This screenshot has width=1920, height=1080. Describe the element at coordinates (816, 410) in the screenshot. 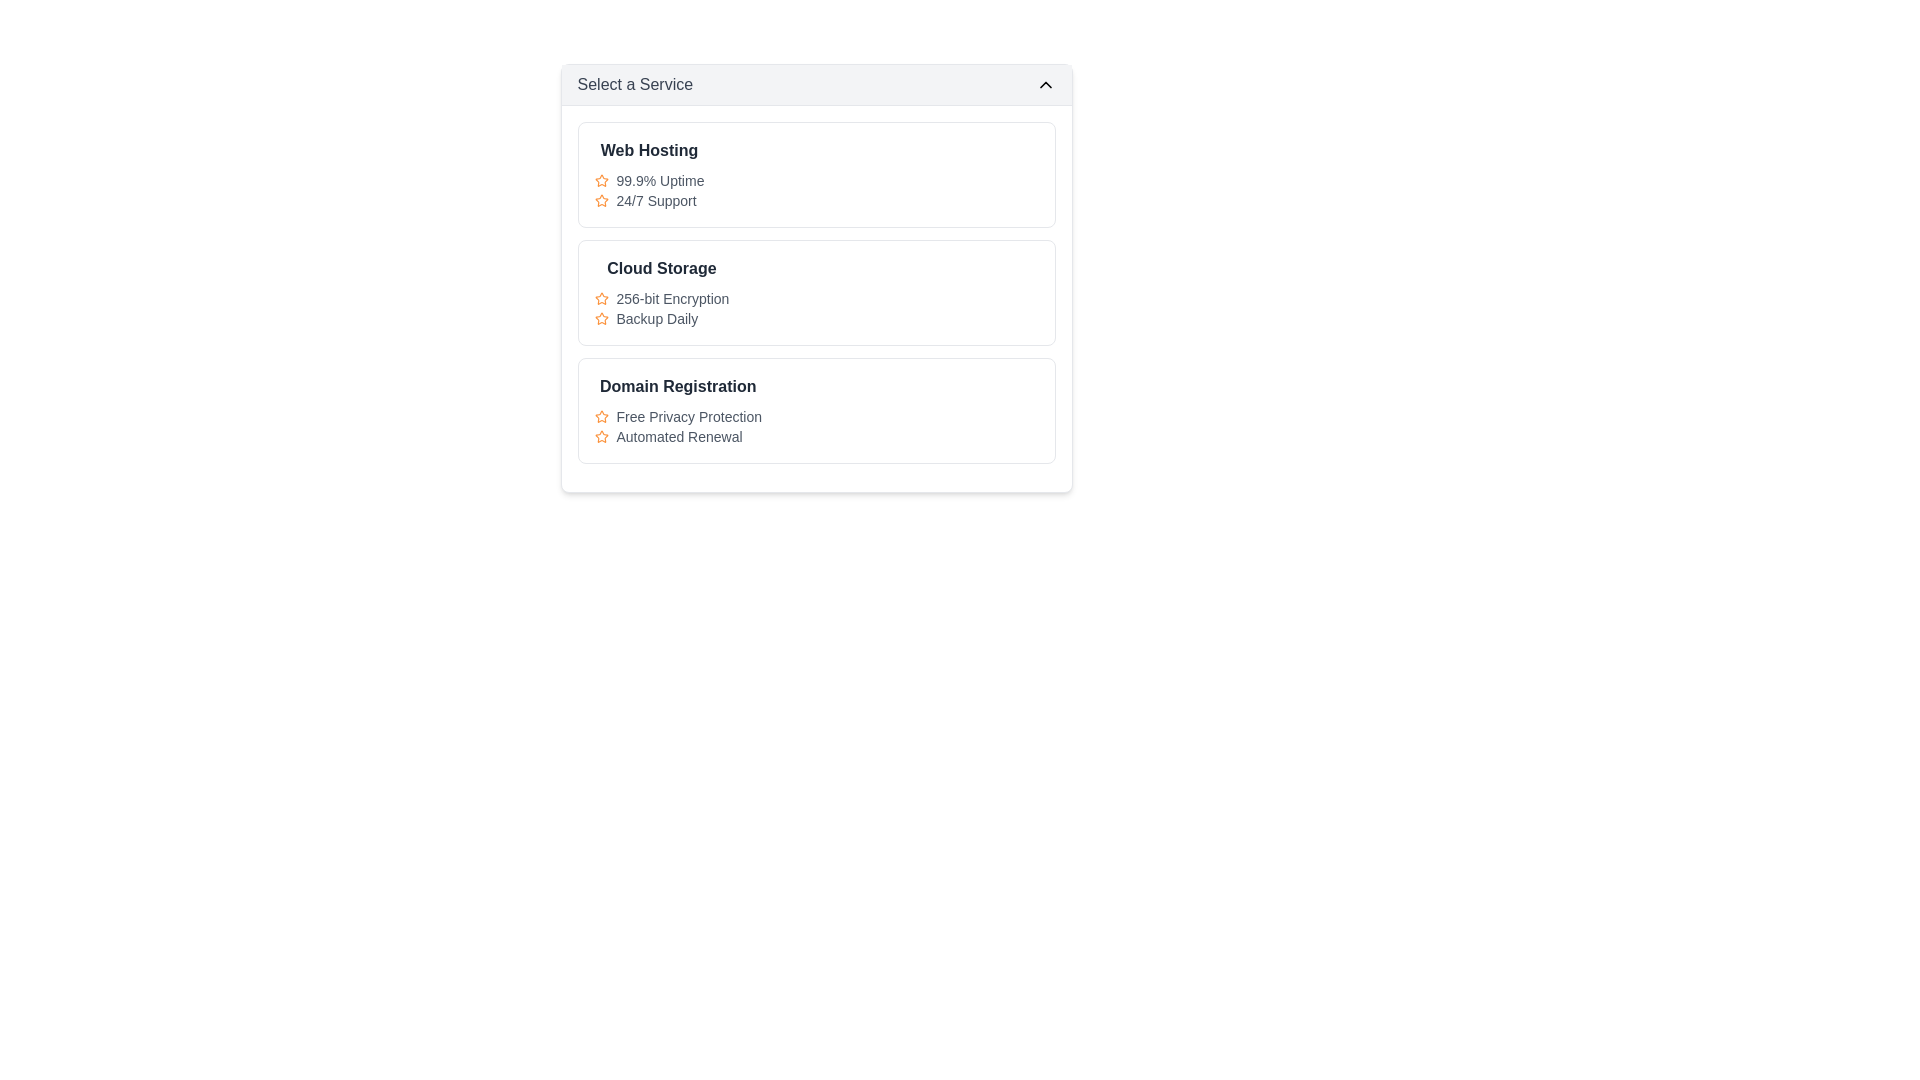

I see `the 'Domain Registration' option in the 'Select a Service' menu` at that location.